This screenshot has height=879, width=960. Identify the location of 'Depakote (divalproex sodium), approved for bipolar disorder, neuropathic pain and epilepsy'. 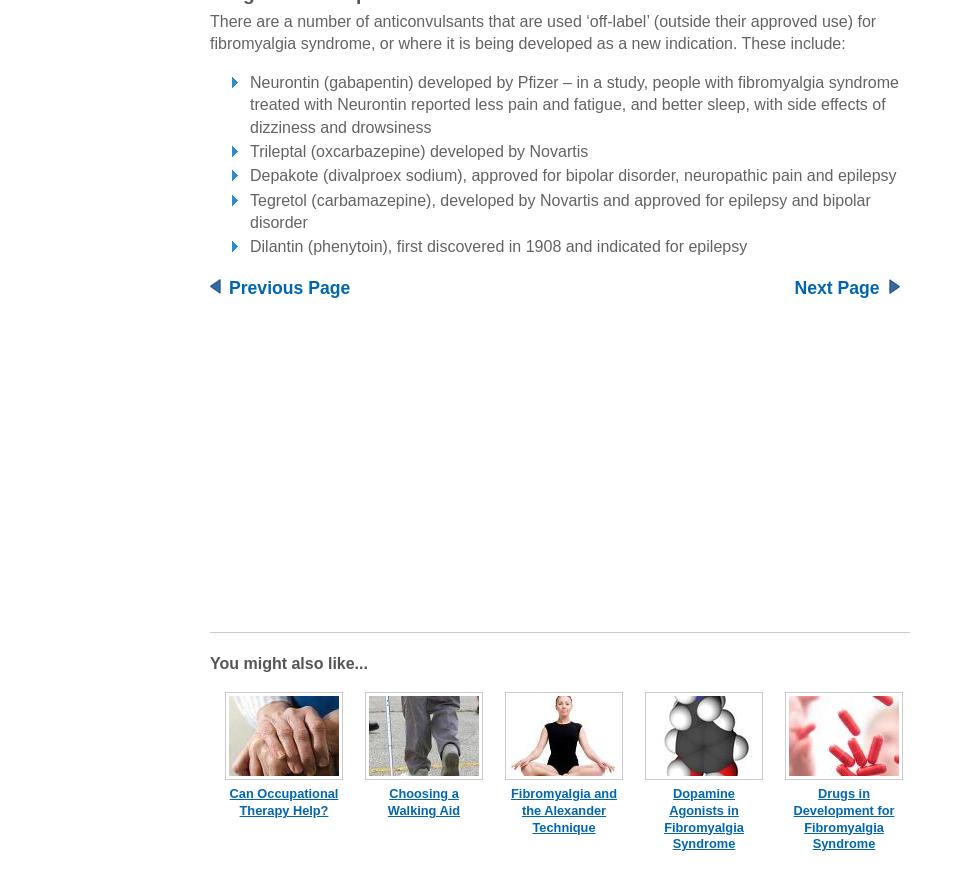
(573, 174).